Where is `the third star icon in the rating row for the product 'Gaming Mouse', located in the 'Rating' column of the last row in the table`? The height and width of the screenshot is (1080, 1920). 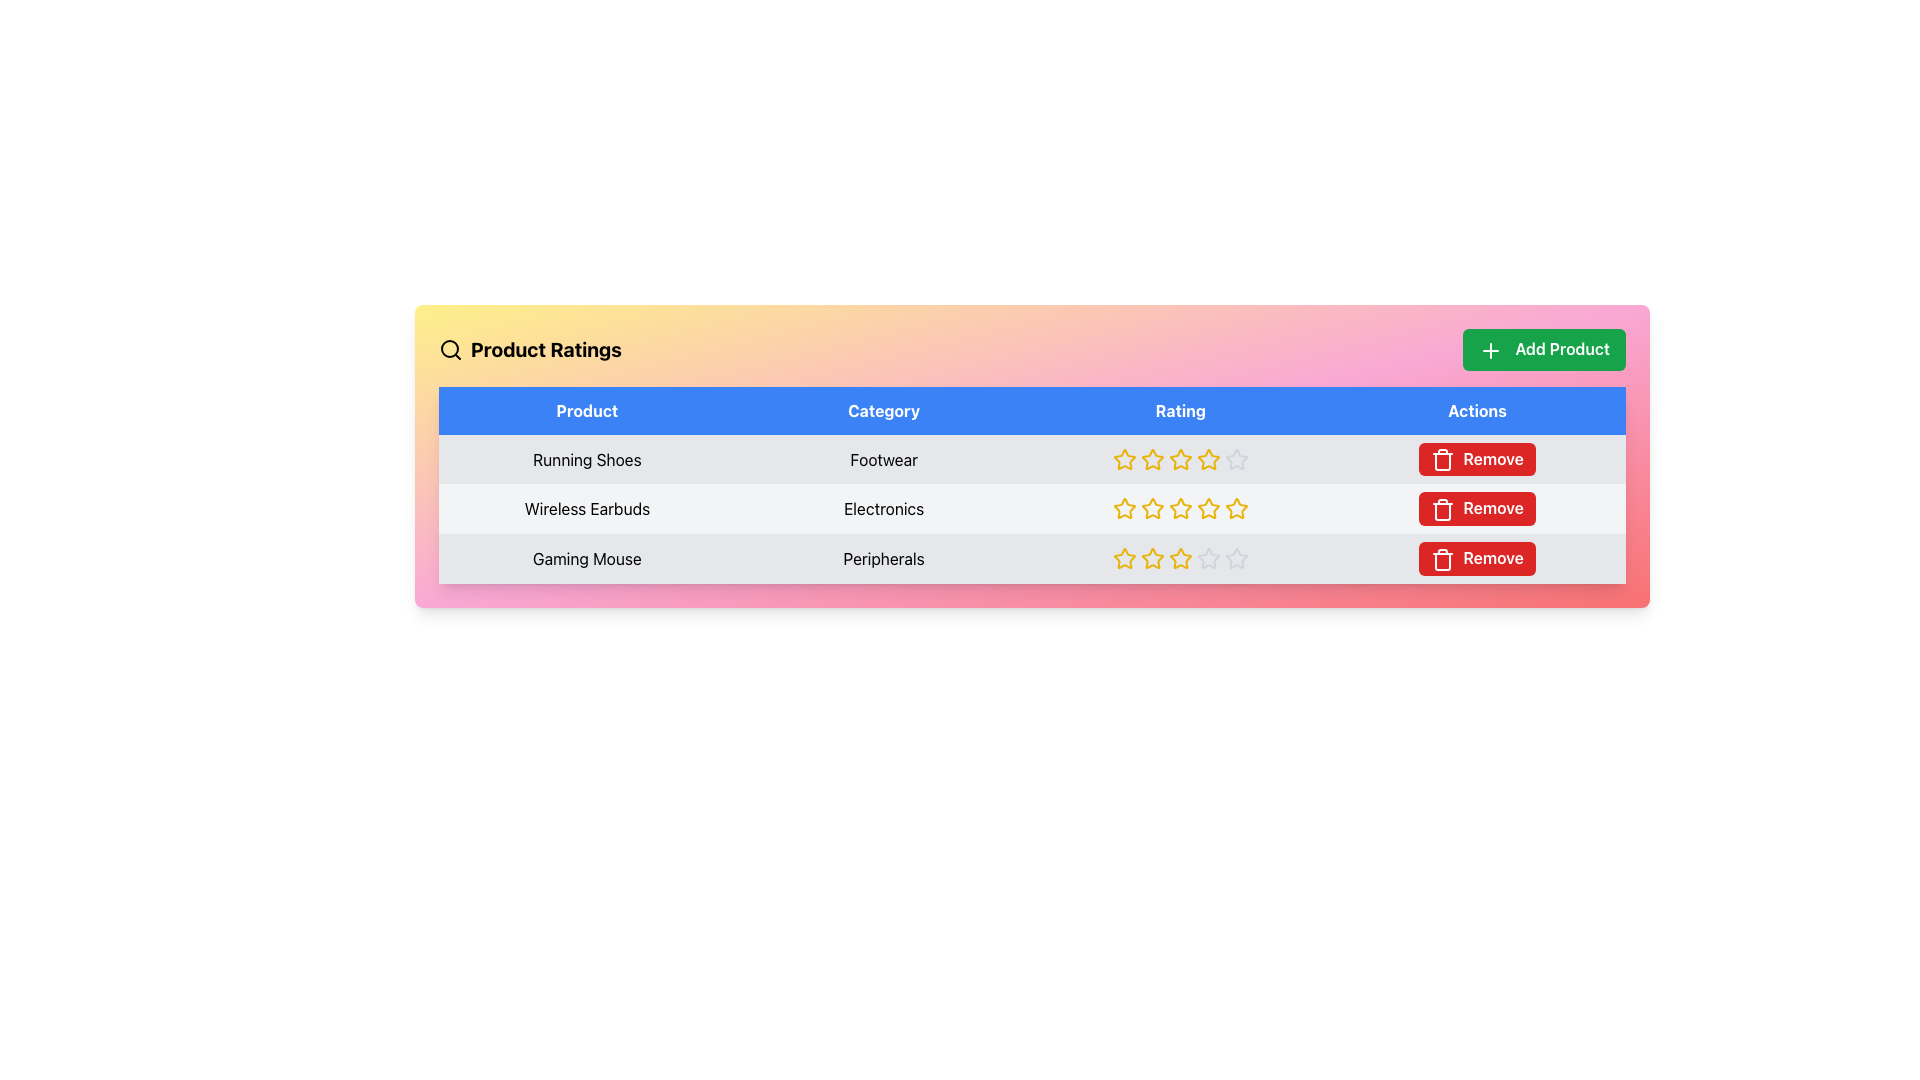 the third star icon in the rating row for the product 'Gaming Mouse', located in the 'Rating' column of the last row in the table is located at coordinates (1152, 559).